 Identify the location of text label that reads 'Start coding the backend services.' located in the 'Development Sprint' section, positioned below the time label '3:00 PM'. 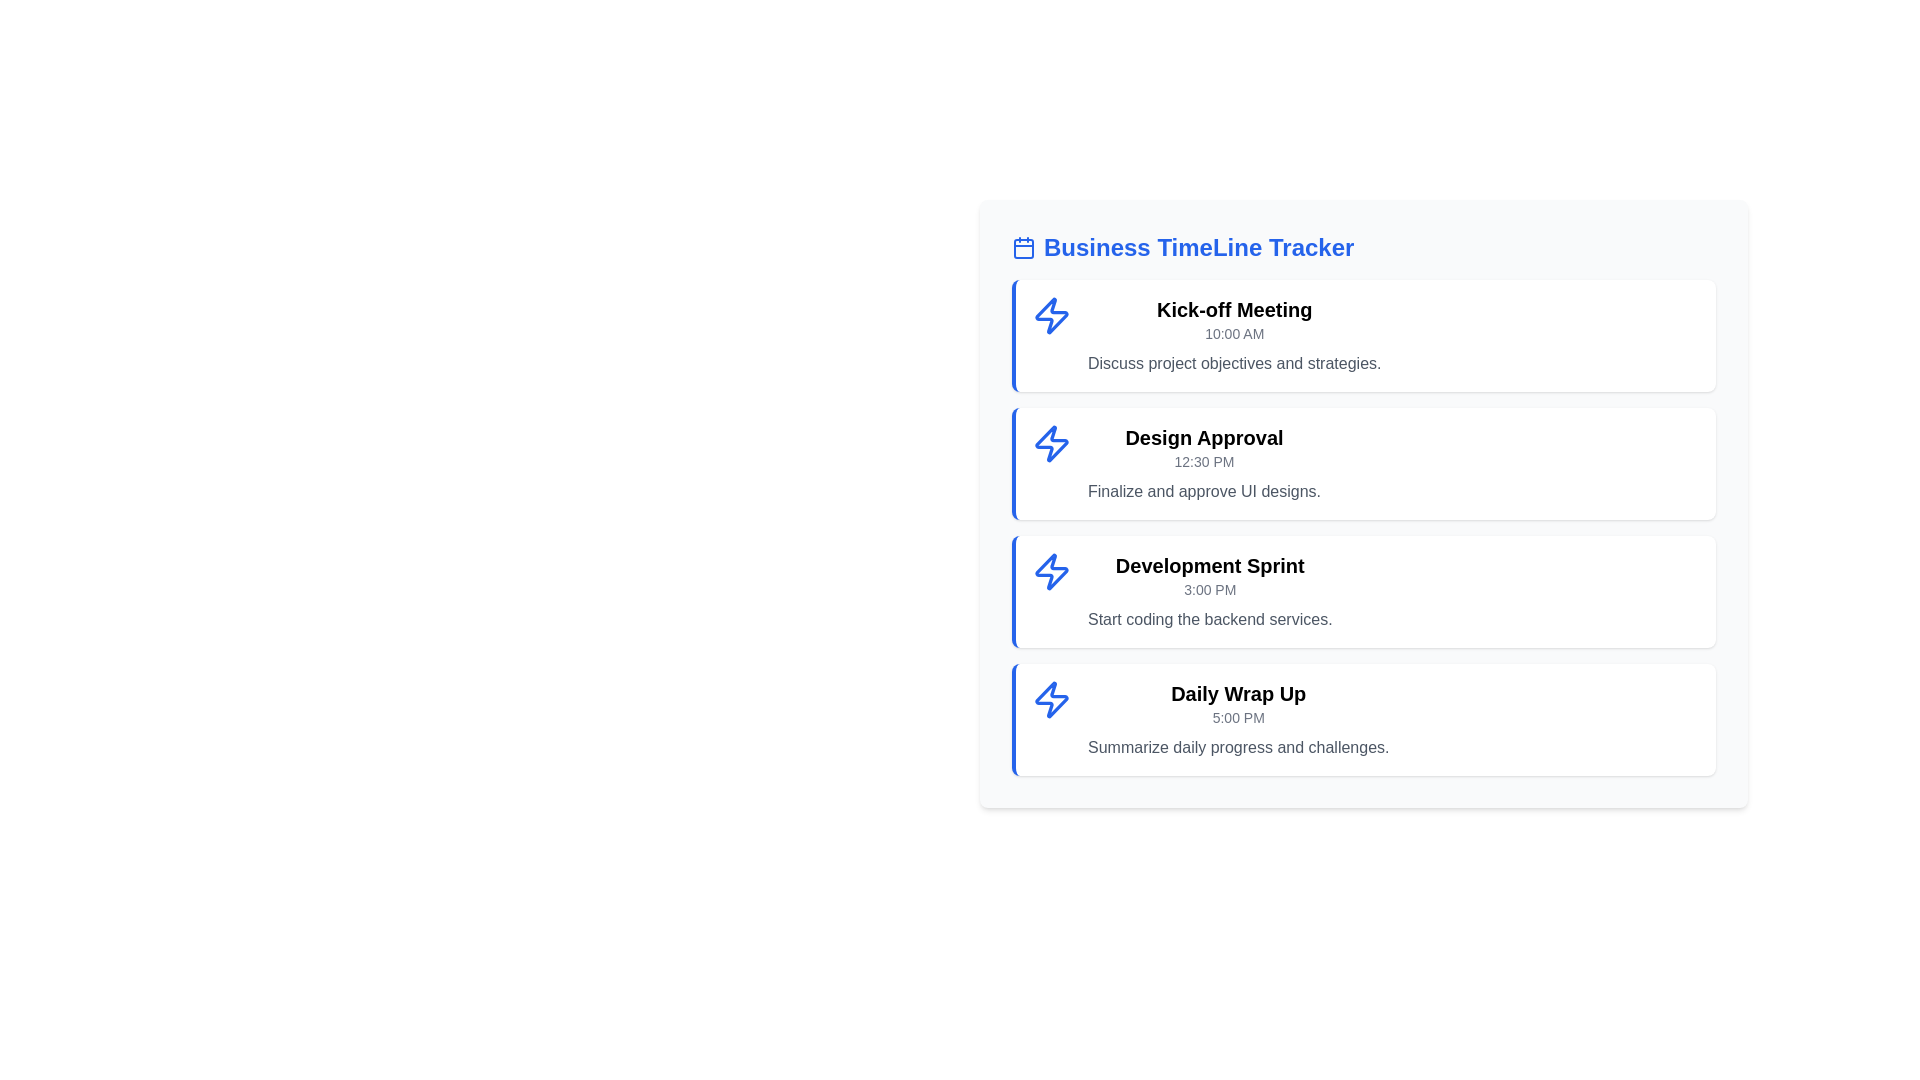
(1209, 619).